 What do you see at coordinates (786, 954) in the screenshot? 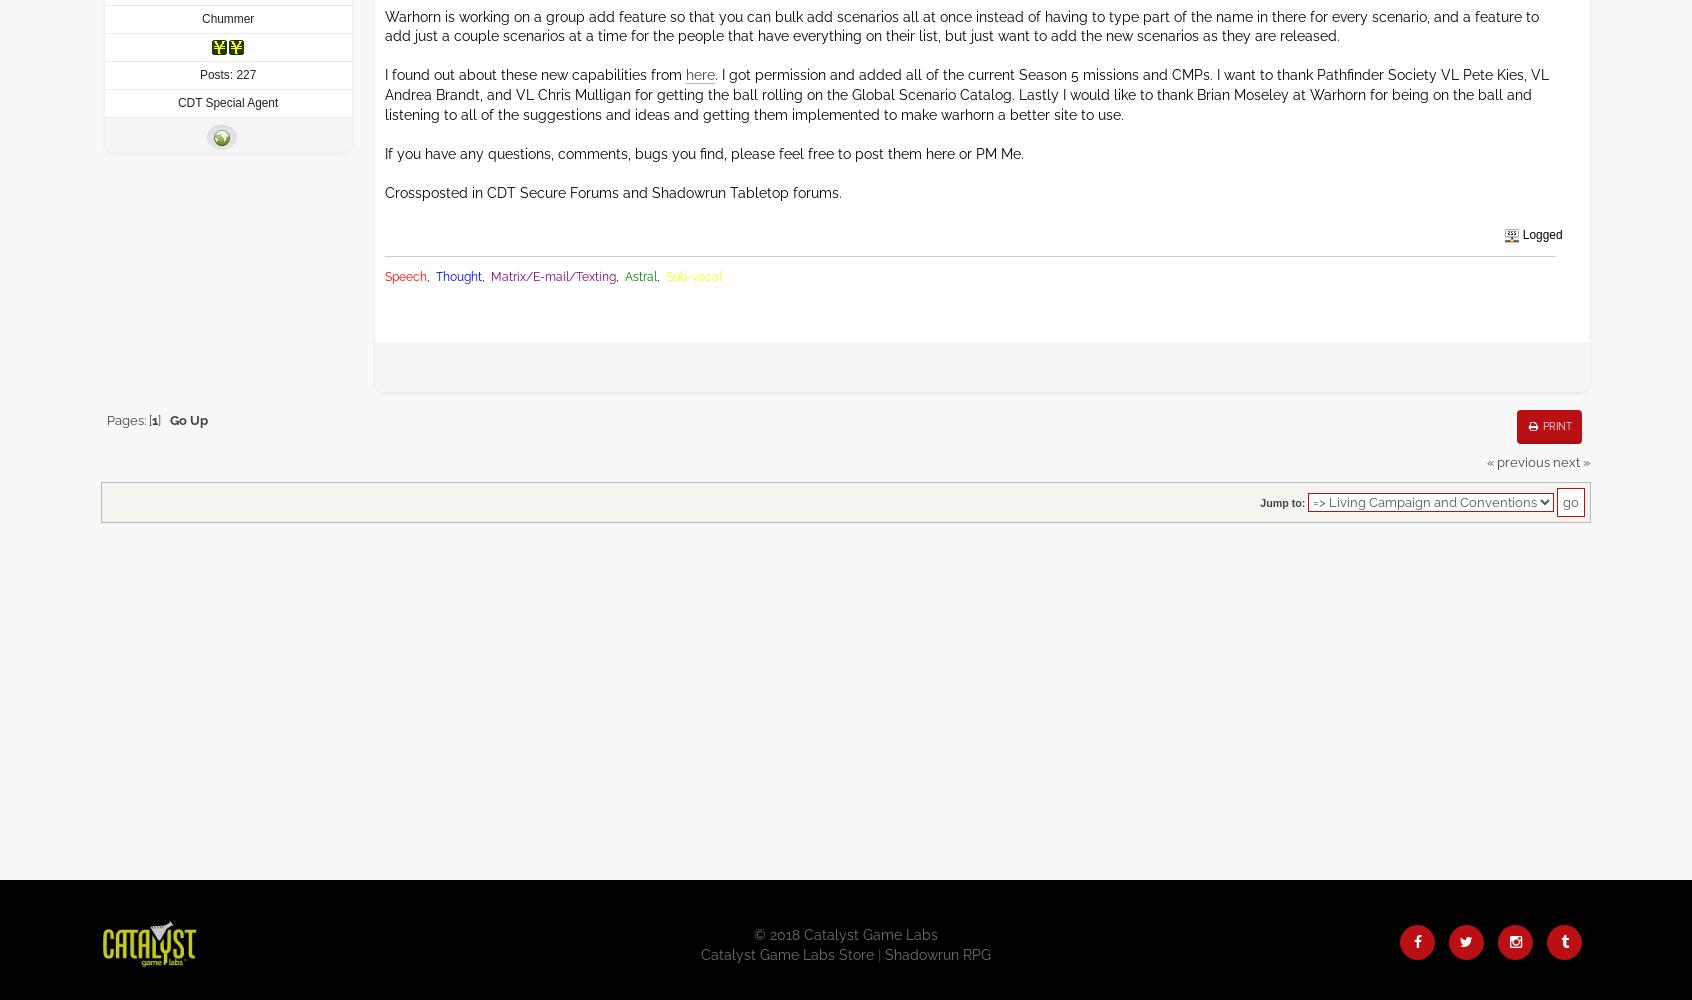
I see `'Catalyst Game Labs Store'` at bounding box center [786, 954].